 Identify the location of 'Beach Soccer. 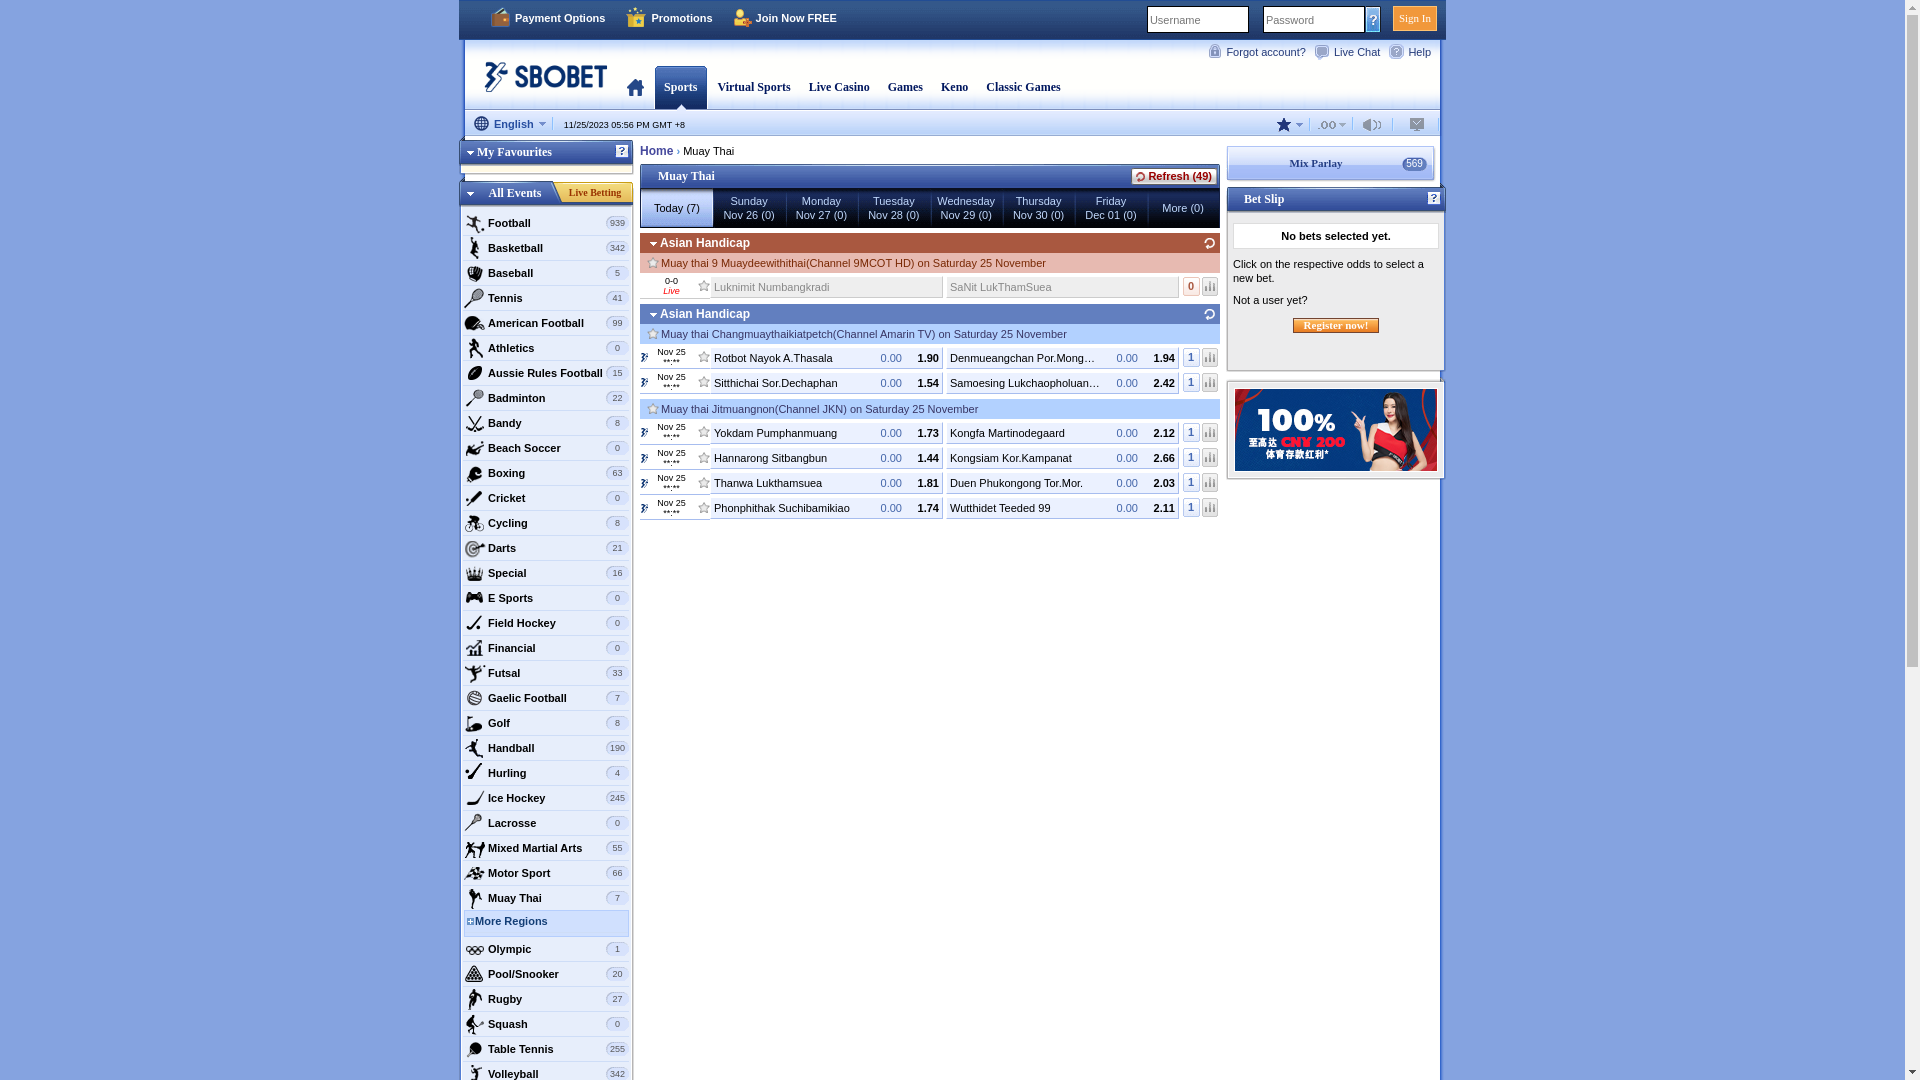
(546, 446).